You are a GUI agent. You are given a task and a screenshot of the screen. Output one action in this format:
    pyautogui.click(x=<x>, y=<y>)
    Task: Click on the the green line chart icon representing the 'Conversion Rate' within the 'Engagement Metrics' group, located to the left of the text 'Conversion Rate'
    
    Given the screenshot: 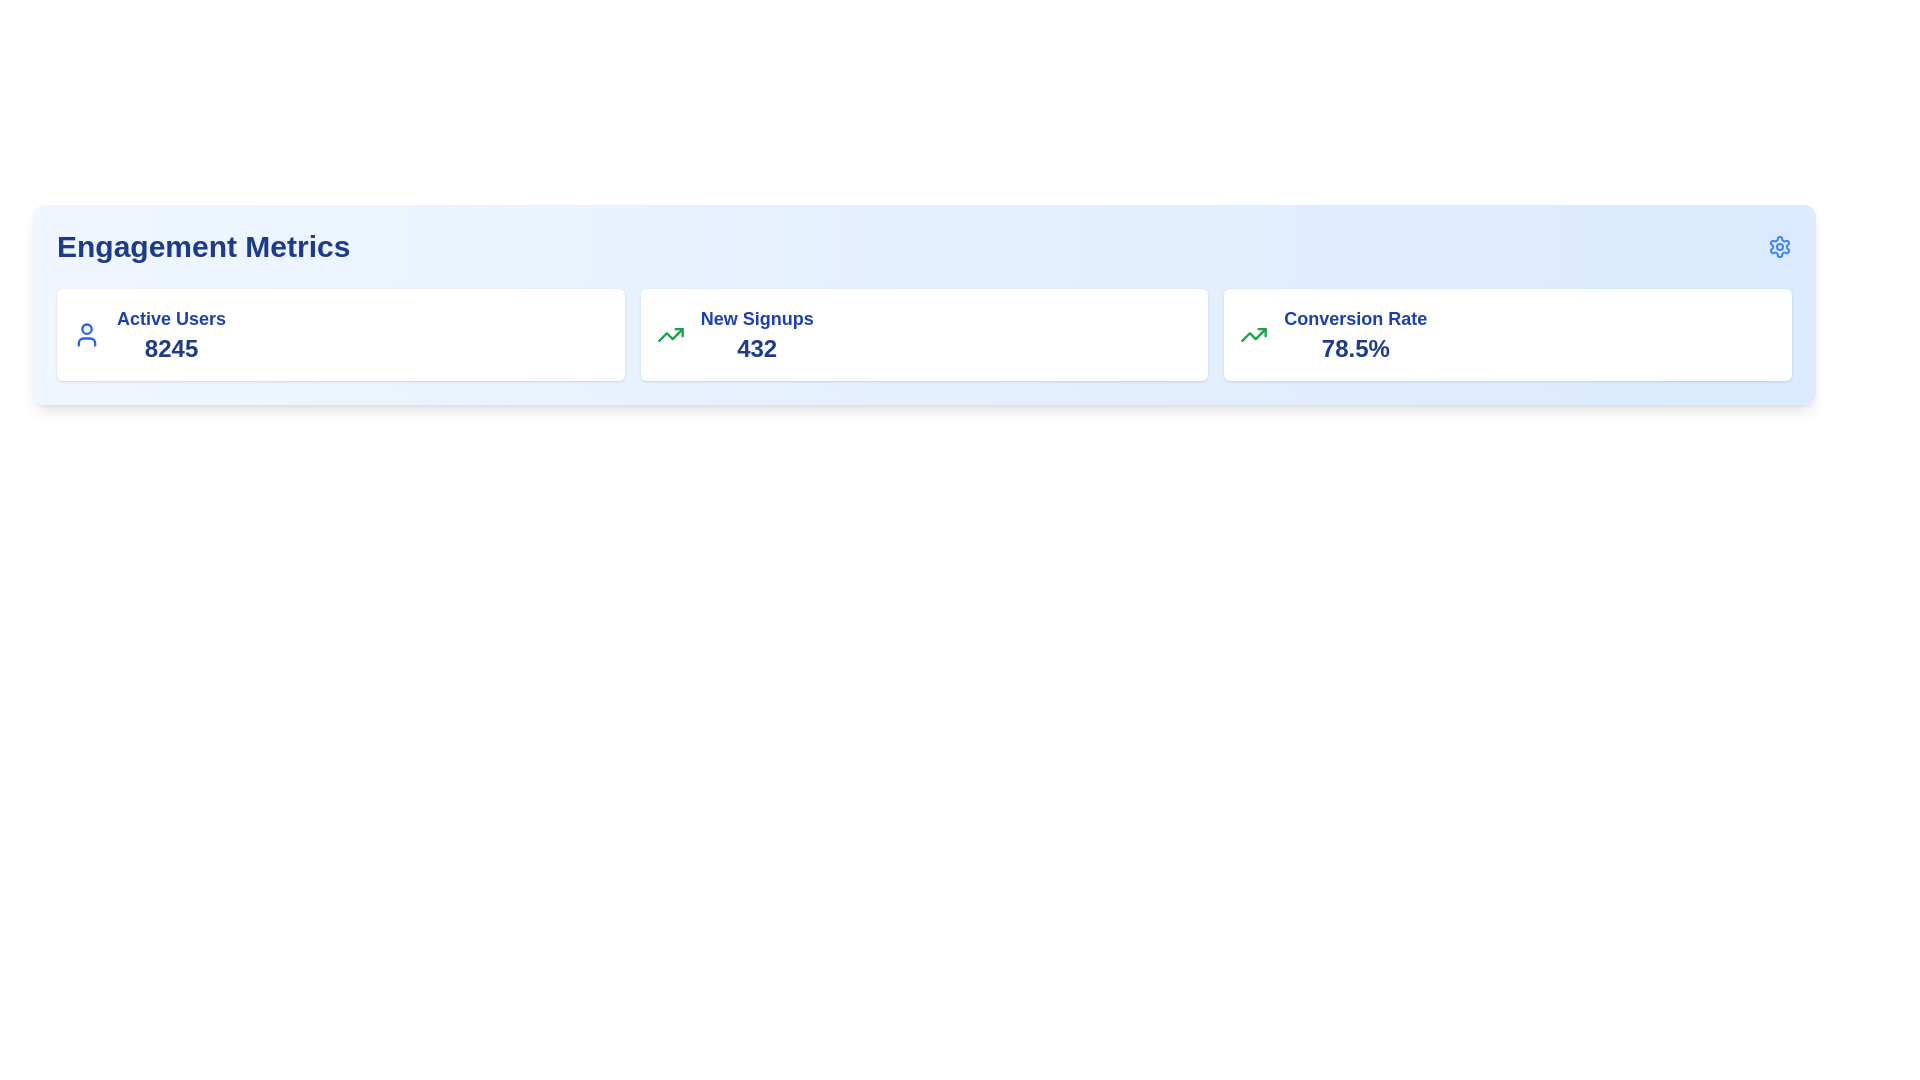 What is the action you would take?
    pyautogui.click(x=1253, y=334)
    